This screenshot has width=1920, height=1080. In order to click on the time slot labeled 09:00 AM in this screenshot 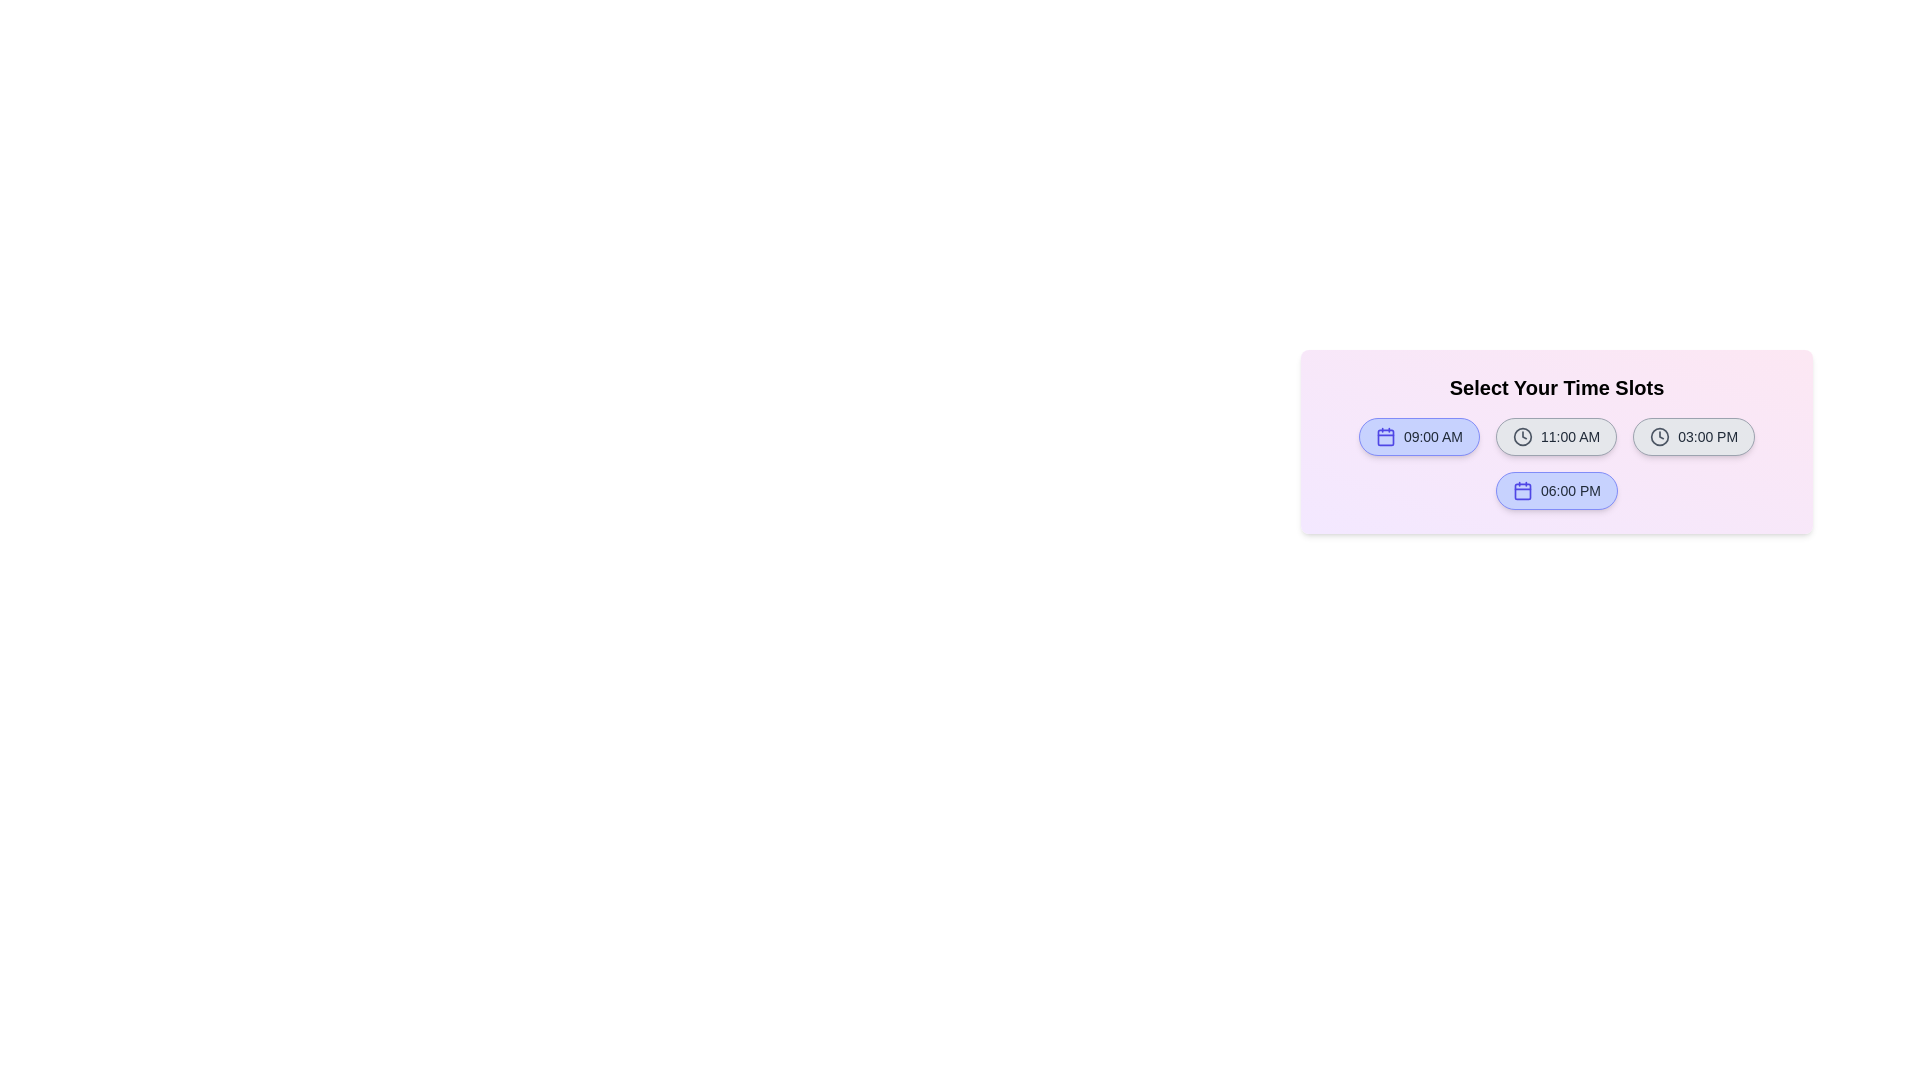, I will do `click(1418, 435)`.